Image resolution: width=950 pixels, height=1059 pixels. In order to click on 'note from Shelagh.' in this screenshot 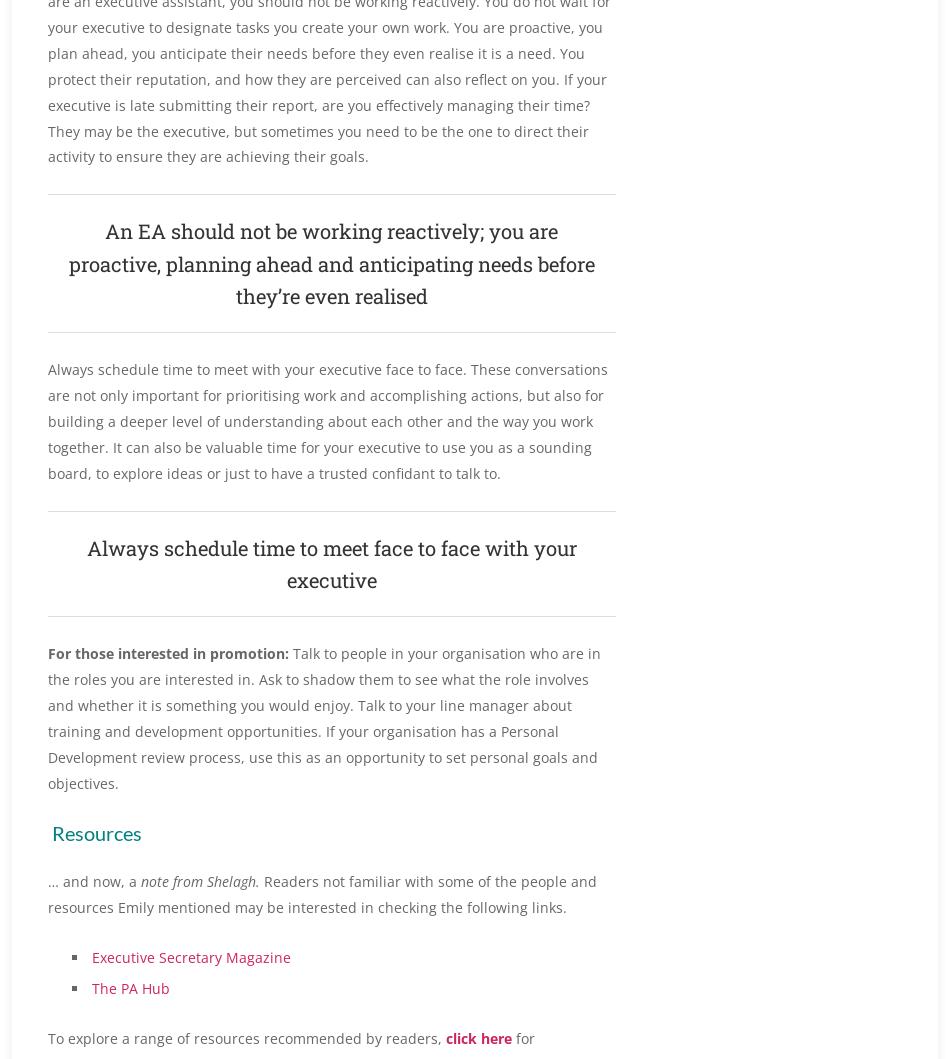, I will do `click(136, 880)`.